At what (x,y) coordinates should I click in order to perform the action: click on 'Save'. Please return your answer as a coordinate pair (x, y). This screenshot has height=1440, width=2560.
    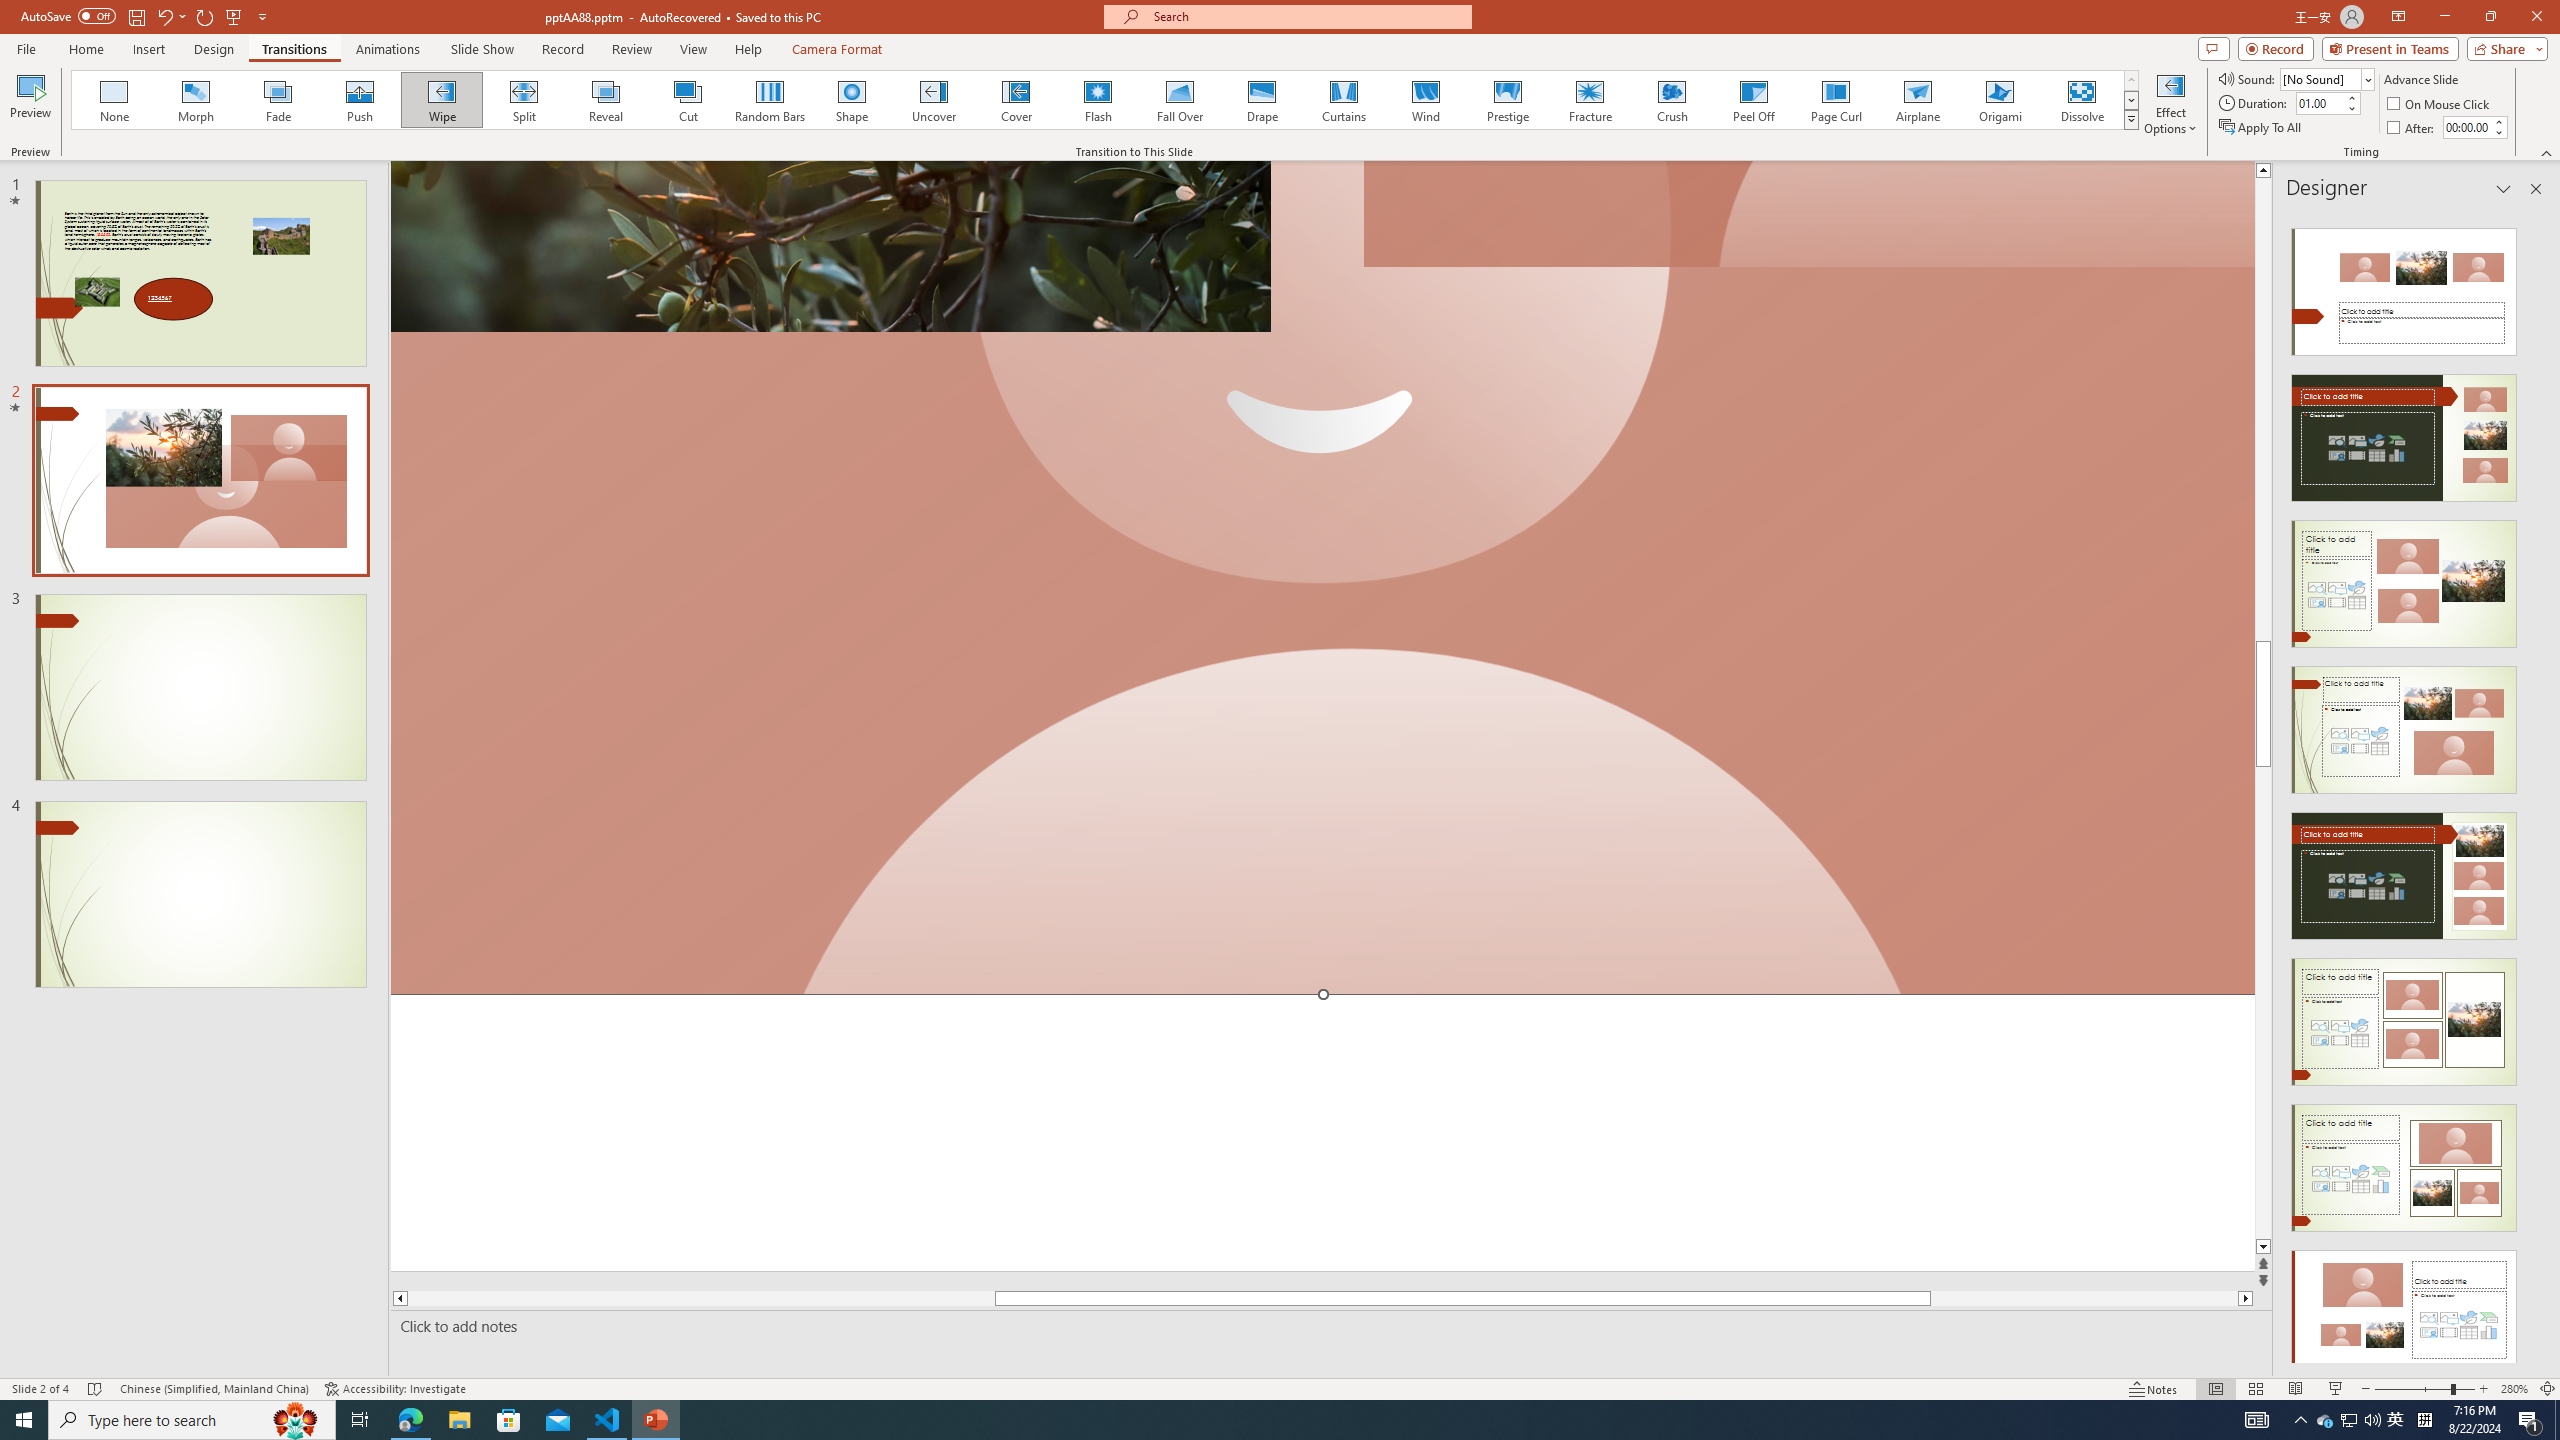
    Looking at the image, I should click on (135, 15).